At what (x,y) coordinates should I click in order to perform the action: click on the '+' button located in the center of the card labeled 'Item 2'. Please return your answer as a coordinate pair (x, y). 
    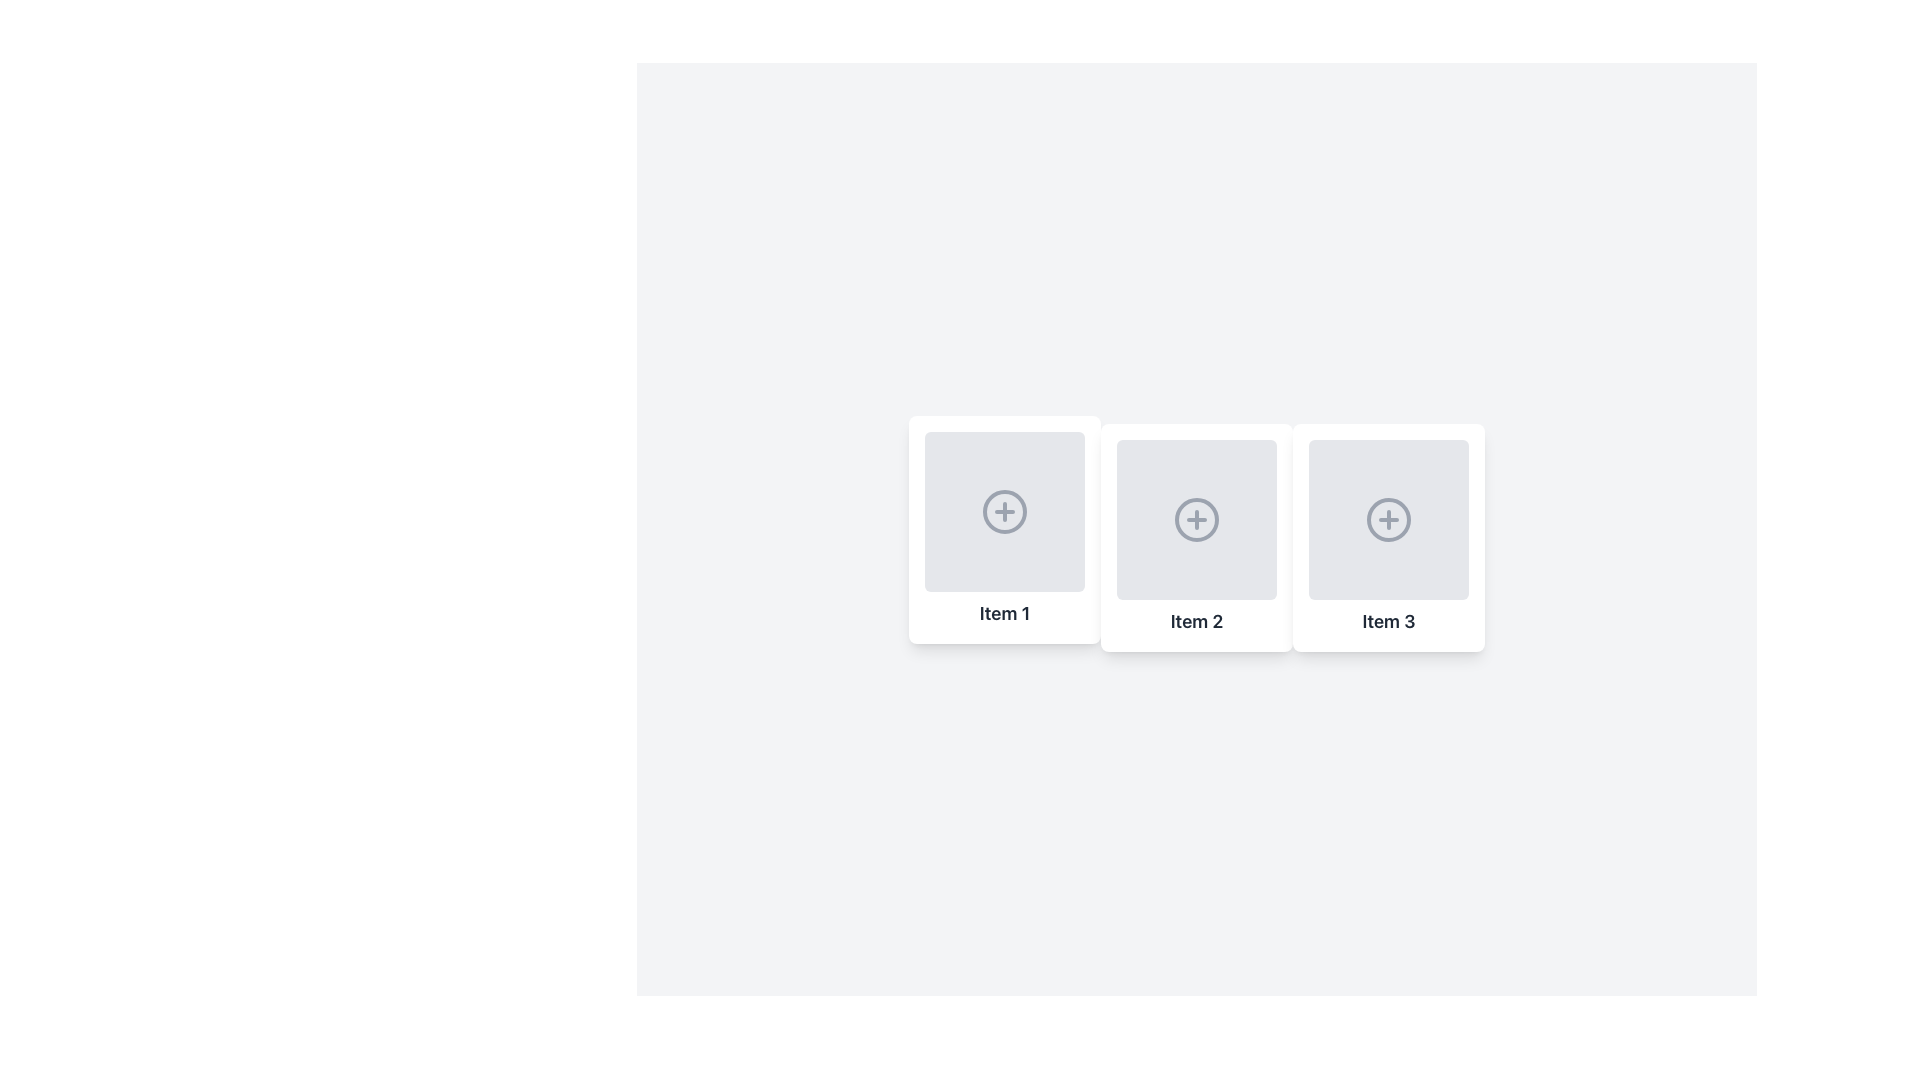
    Looking at the image, I should click on (1196, 518).